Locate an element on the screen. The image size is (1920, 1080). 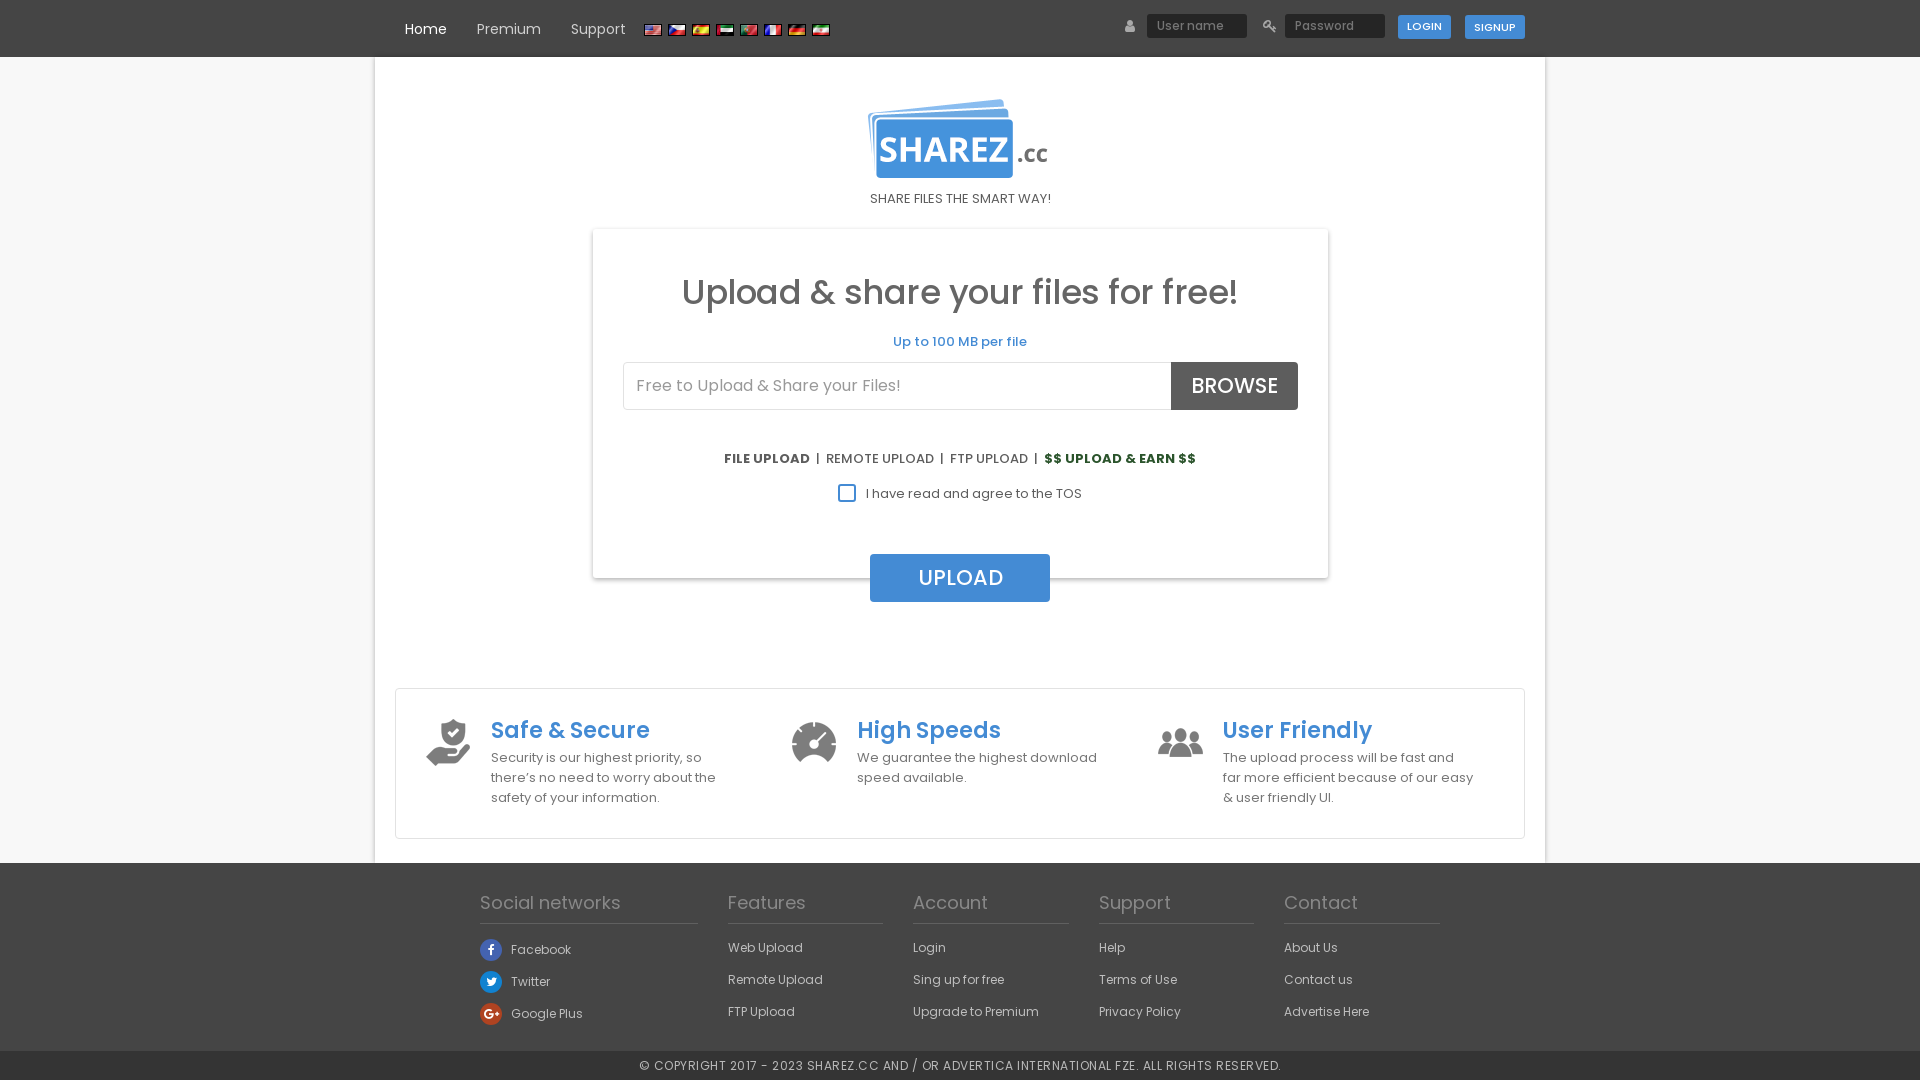
'UPLOAD' is located at coordinates (960, 578).